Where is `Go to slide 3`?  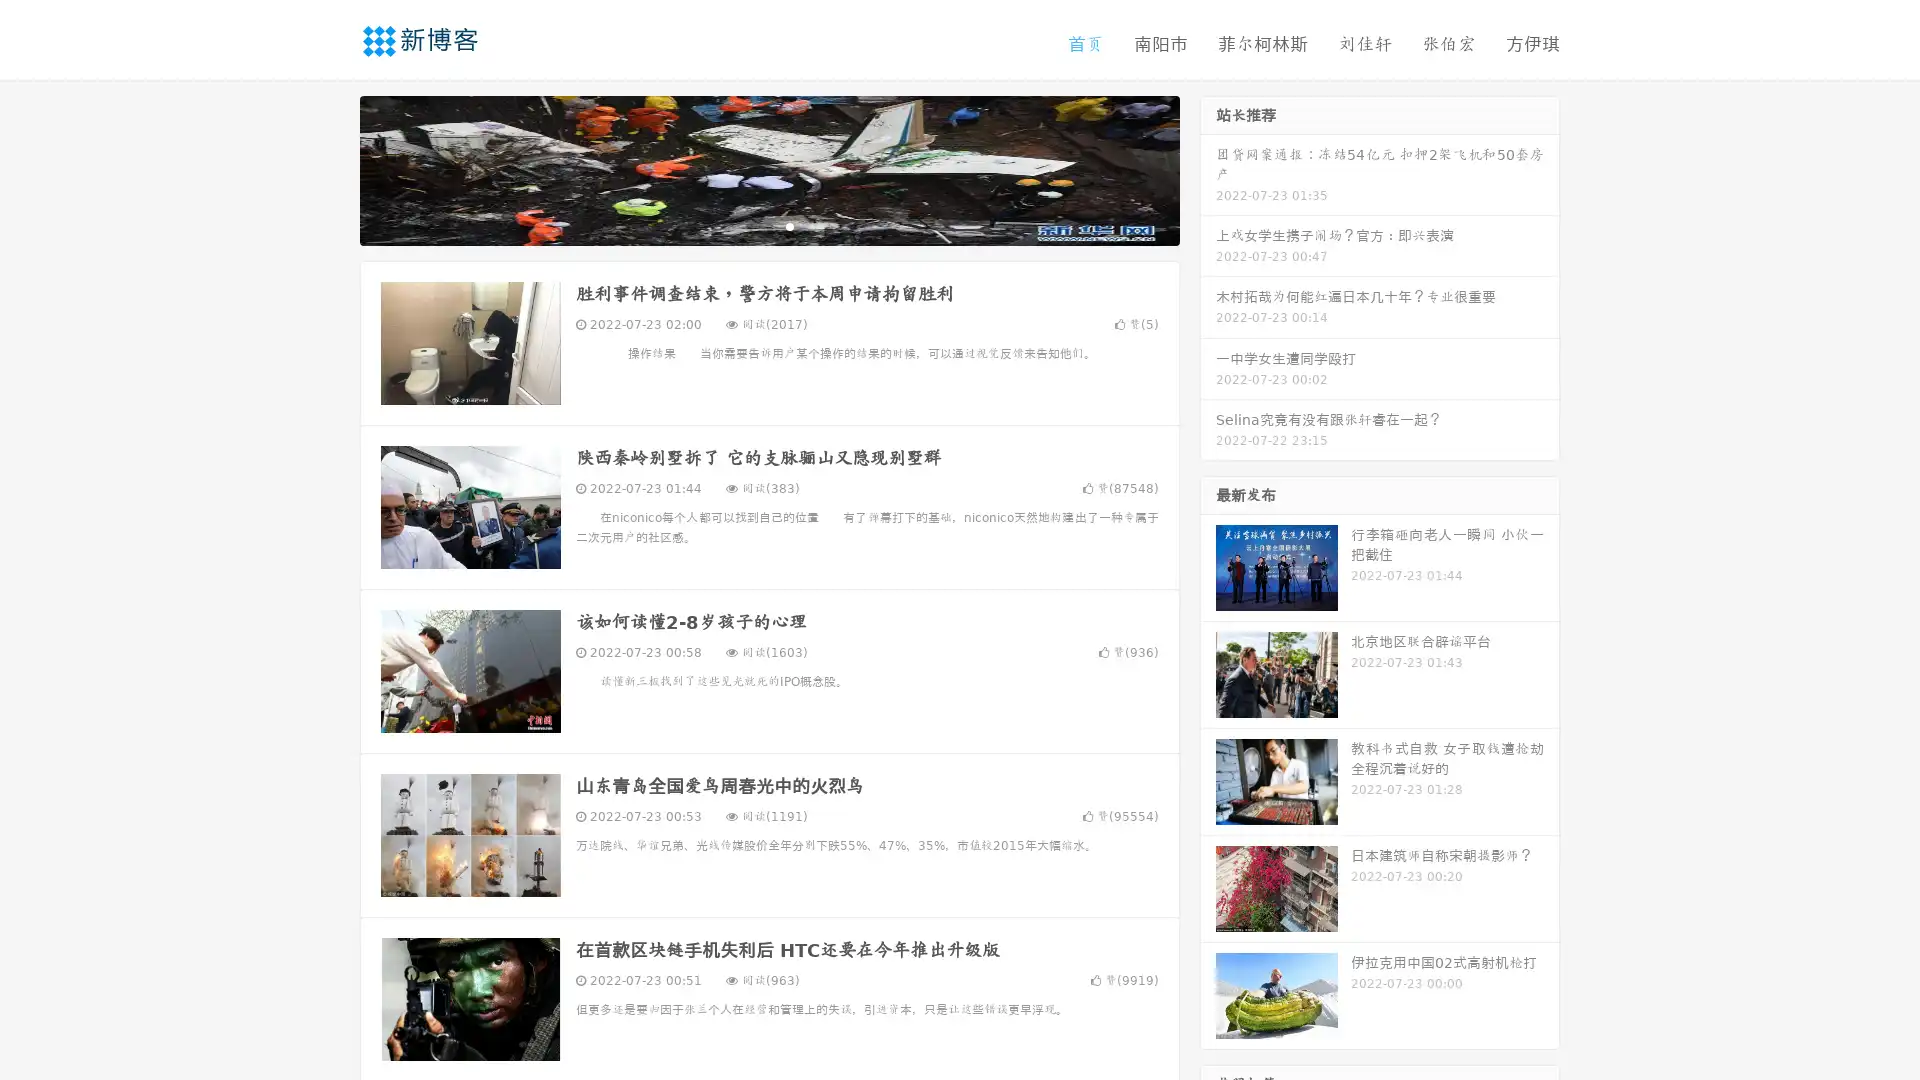
Go to slide 3 is located at coordinates (789, 225).